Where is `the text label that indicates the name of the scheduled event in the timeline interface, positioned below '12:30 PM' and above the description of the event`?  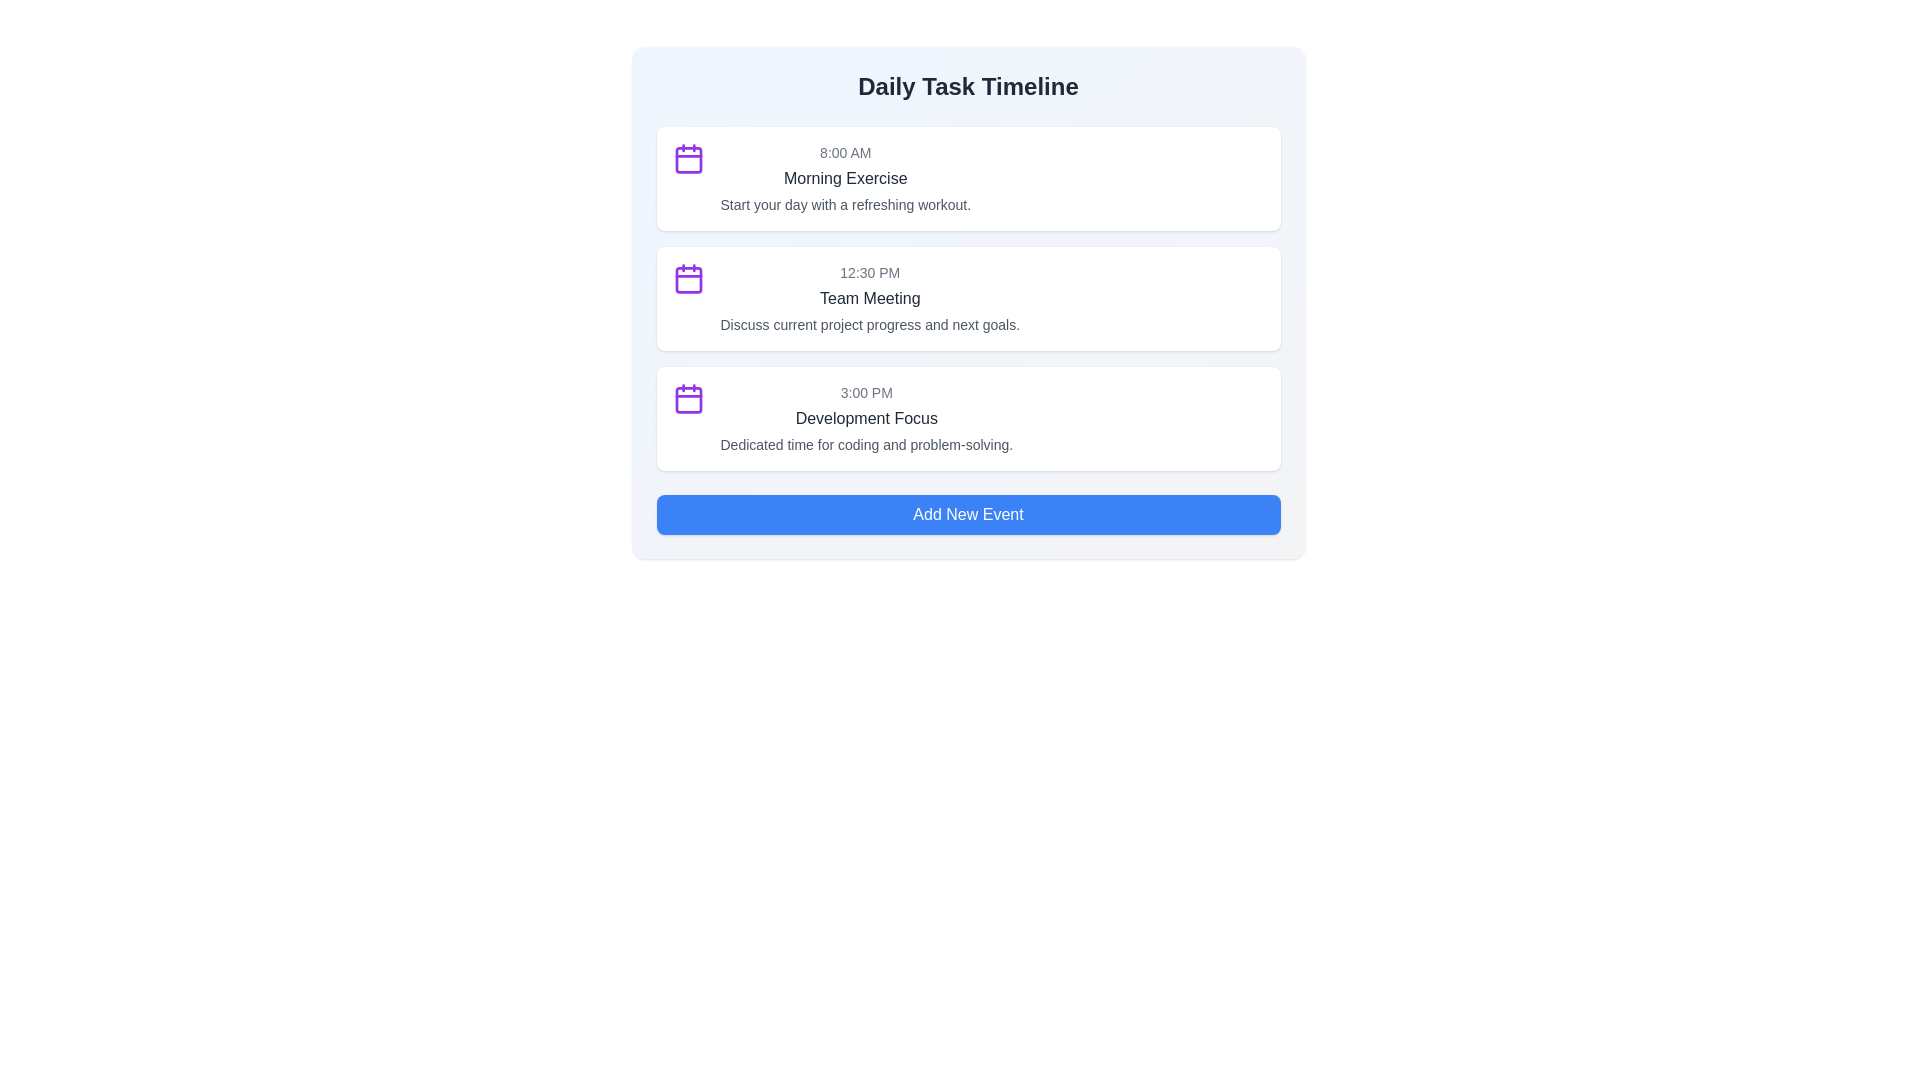 the text label that indicates the name of the scheduled event in the timeline interface, positioned below '12:30 PM' and above the description of the event is located at coordinates (870, 299).